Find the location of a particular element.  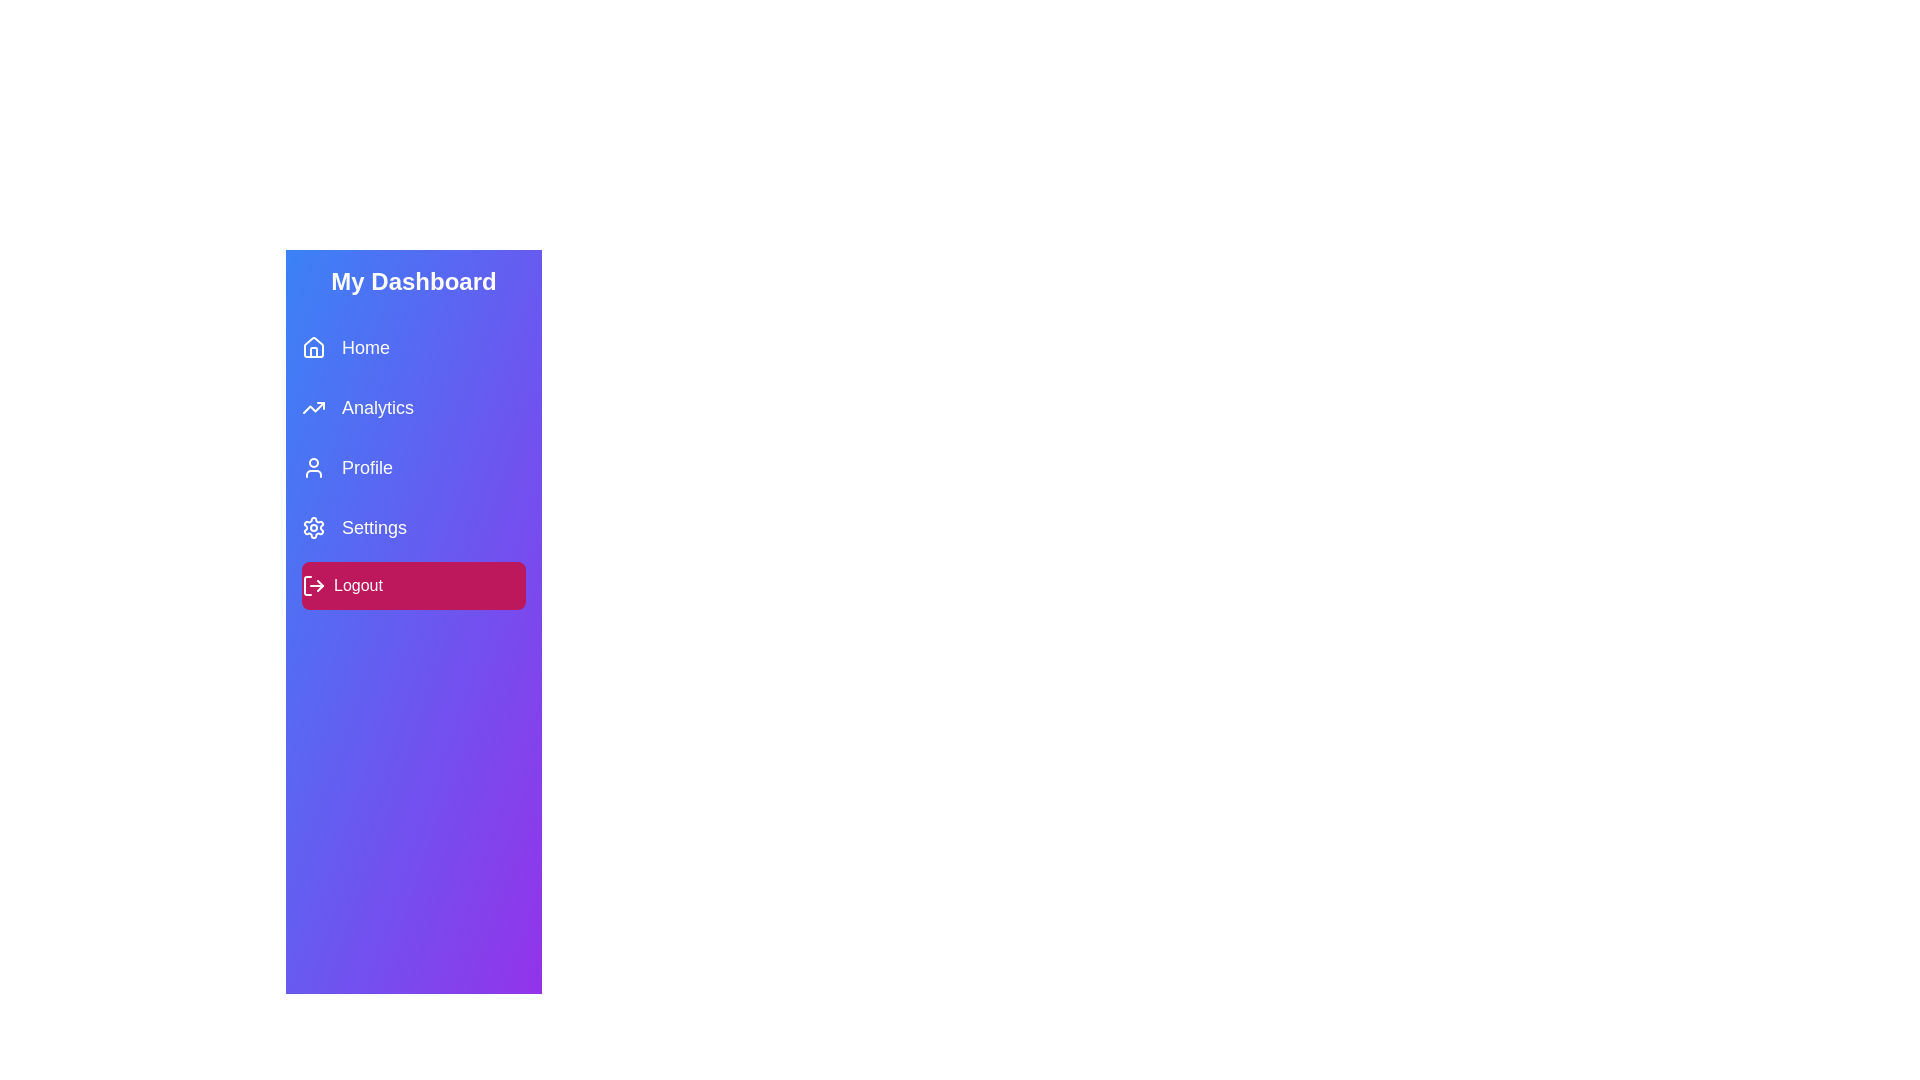

the gear-shaped icon associated with settings is located at coordinates (312, 527).